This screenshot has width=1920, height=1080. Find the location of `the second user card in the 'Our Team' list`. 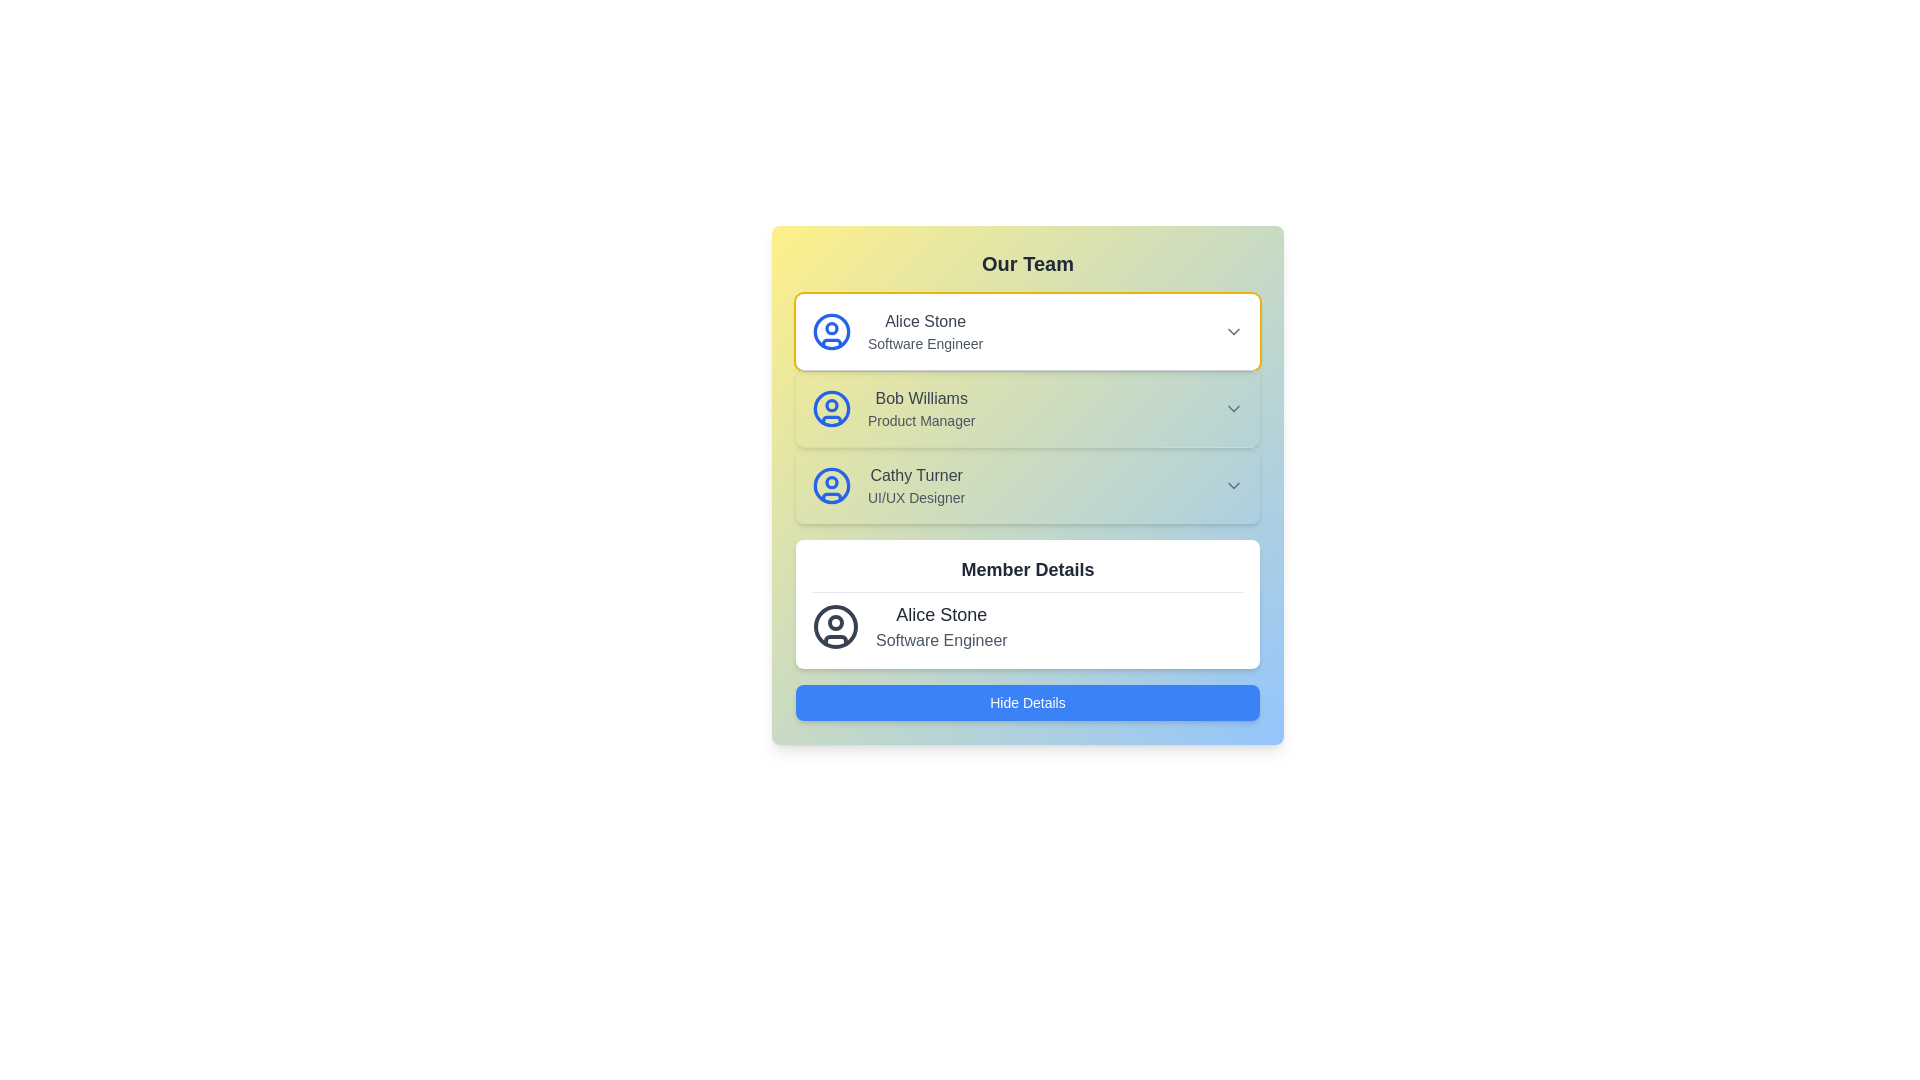

the second user card in the 'Our Team' list is located at coordinates (1027, 407).